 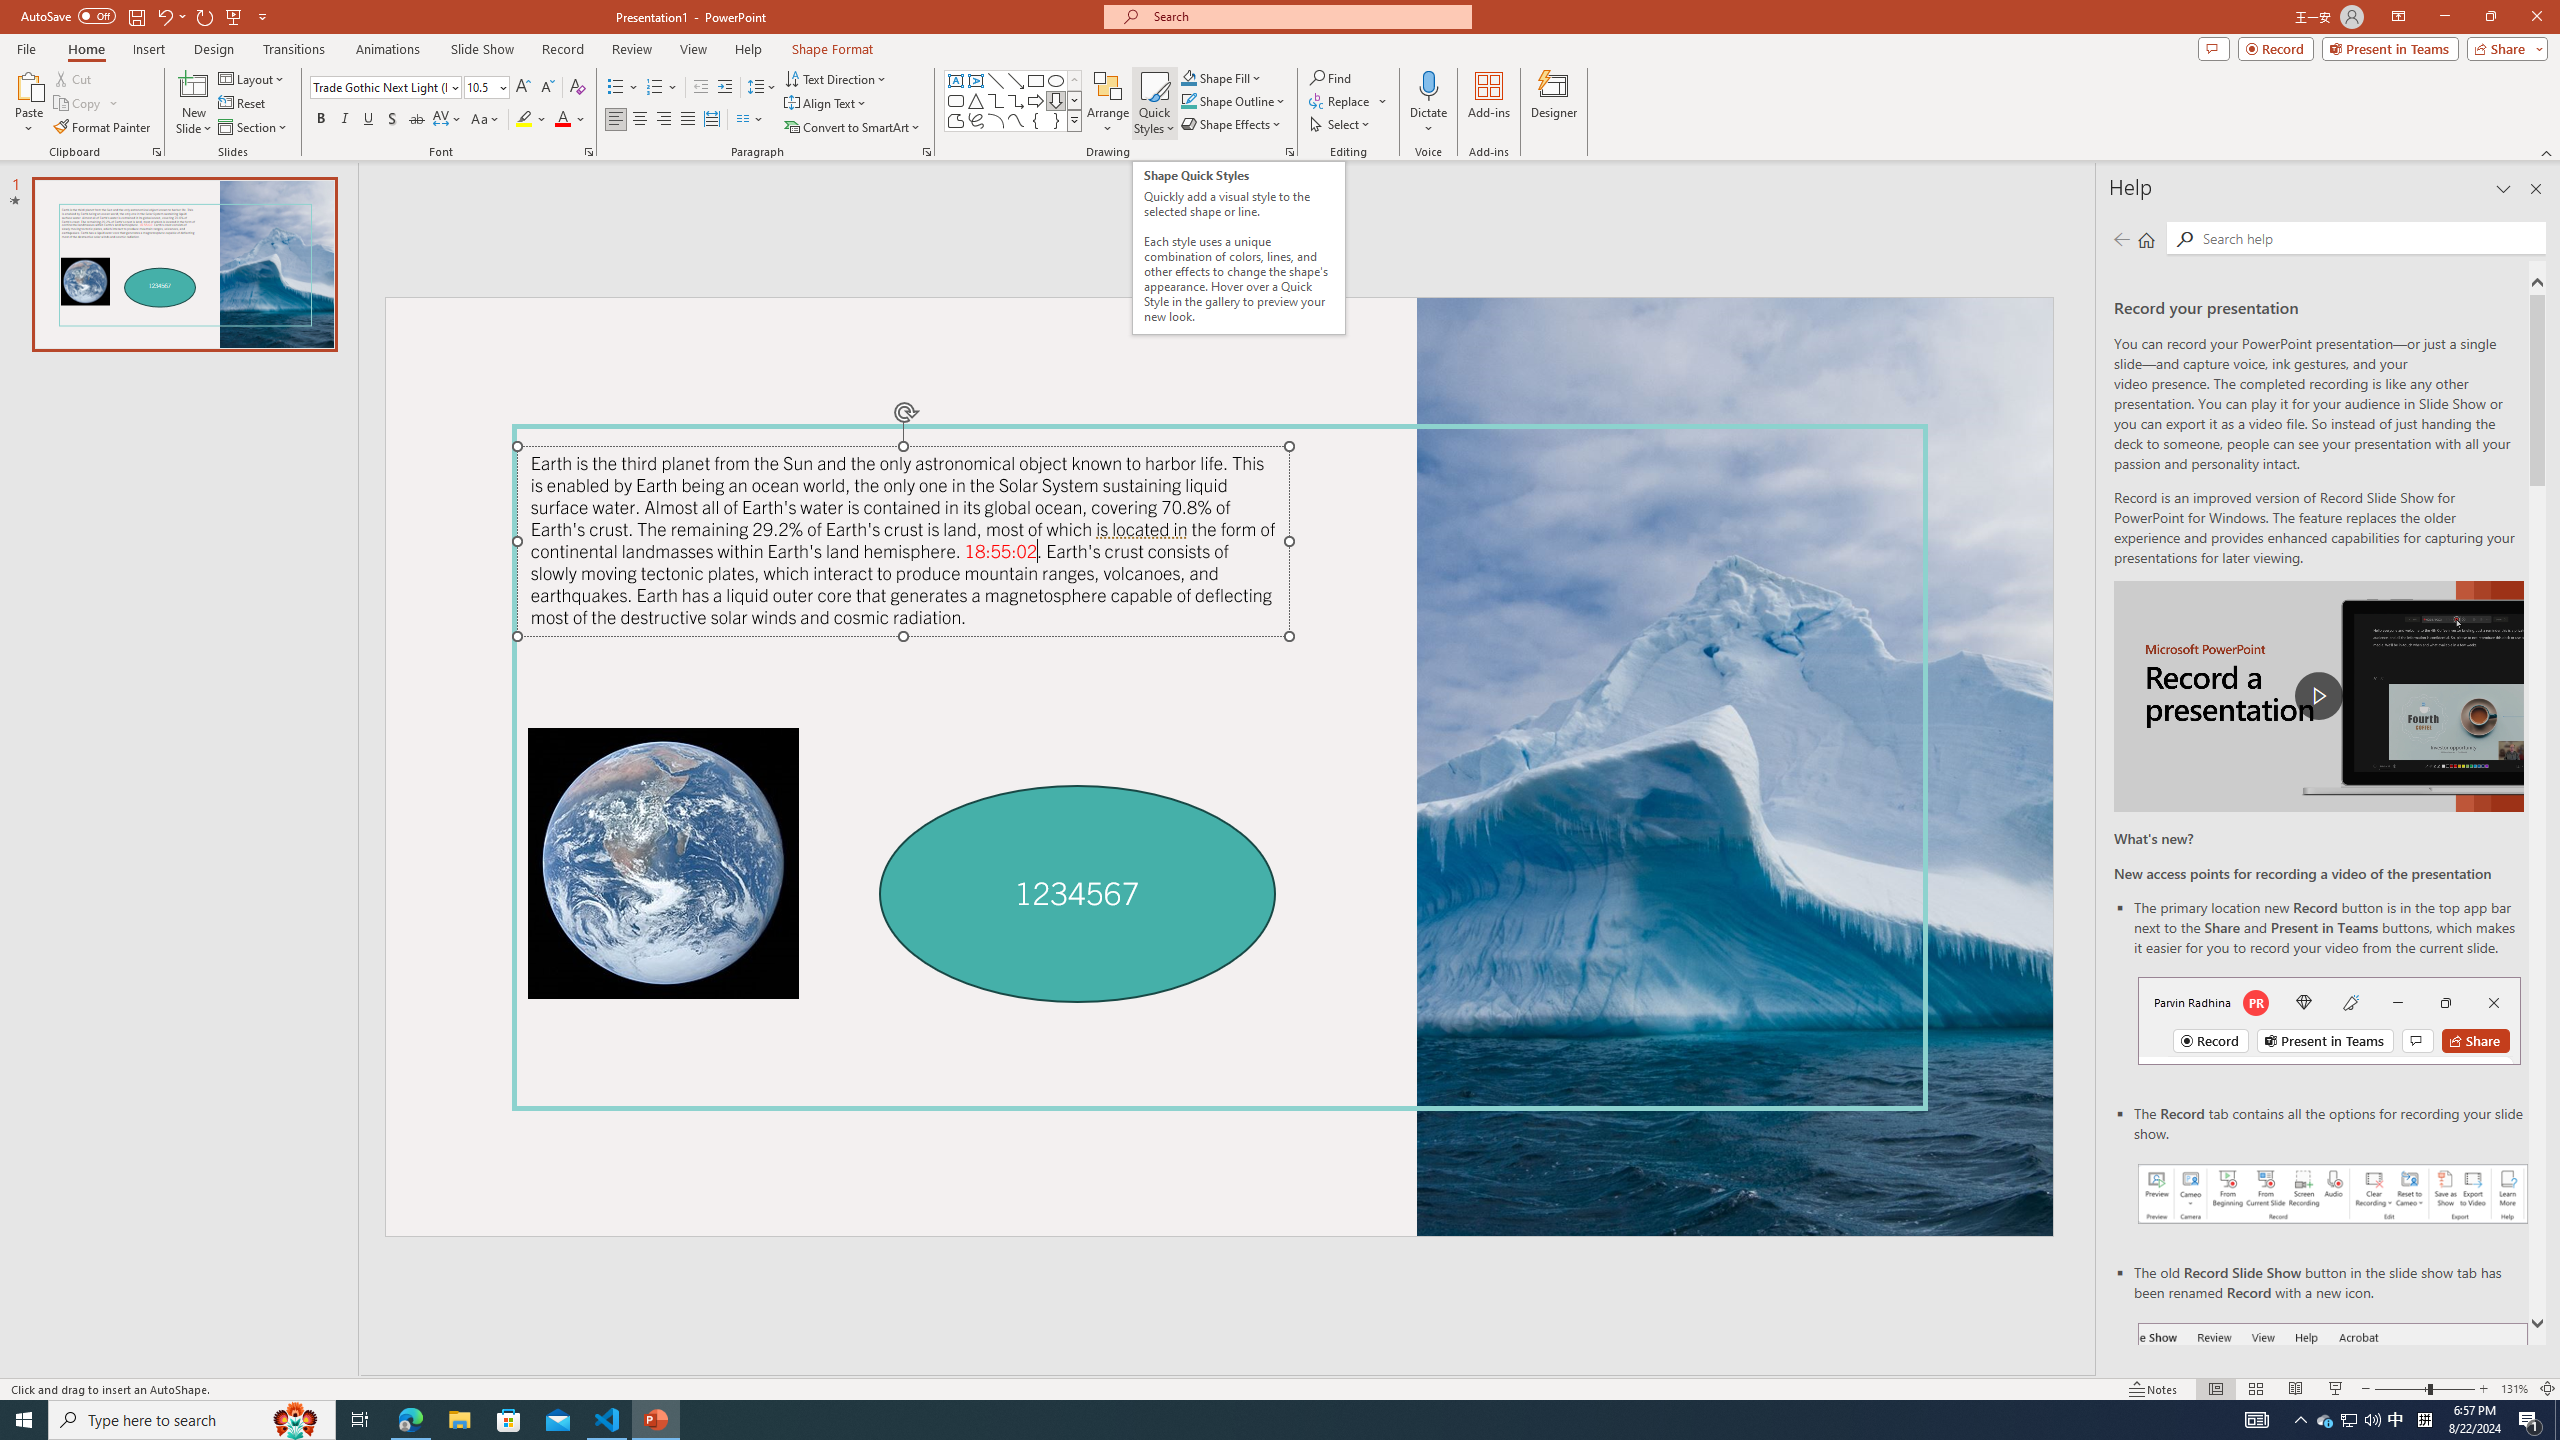 What do you see at coordinates (1012, 100) in the screenshot?
I see `'AutomationID: ShapesInsertGallery'` at bounding box center [1012, 100].